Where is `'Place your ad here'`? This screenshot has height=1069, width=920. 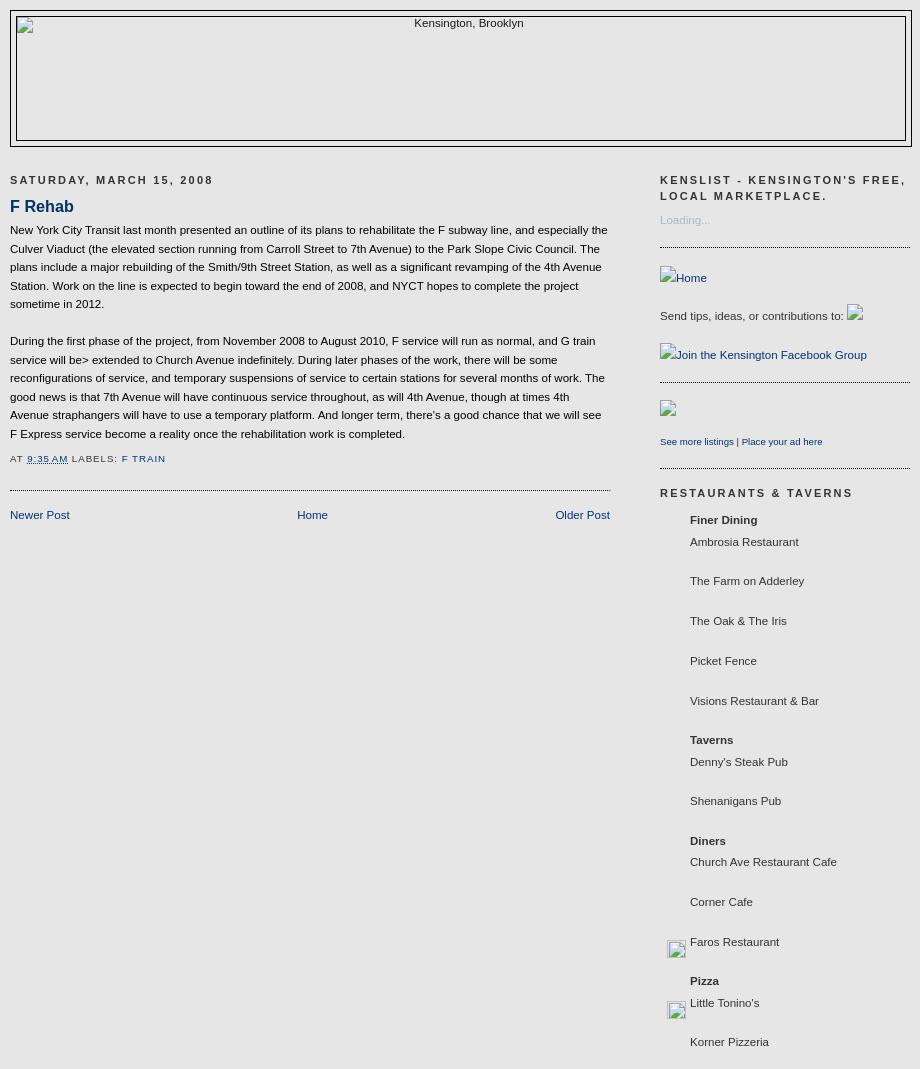 'Place your ad here' is located at coordinates (781, 439).